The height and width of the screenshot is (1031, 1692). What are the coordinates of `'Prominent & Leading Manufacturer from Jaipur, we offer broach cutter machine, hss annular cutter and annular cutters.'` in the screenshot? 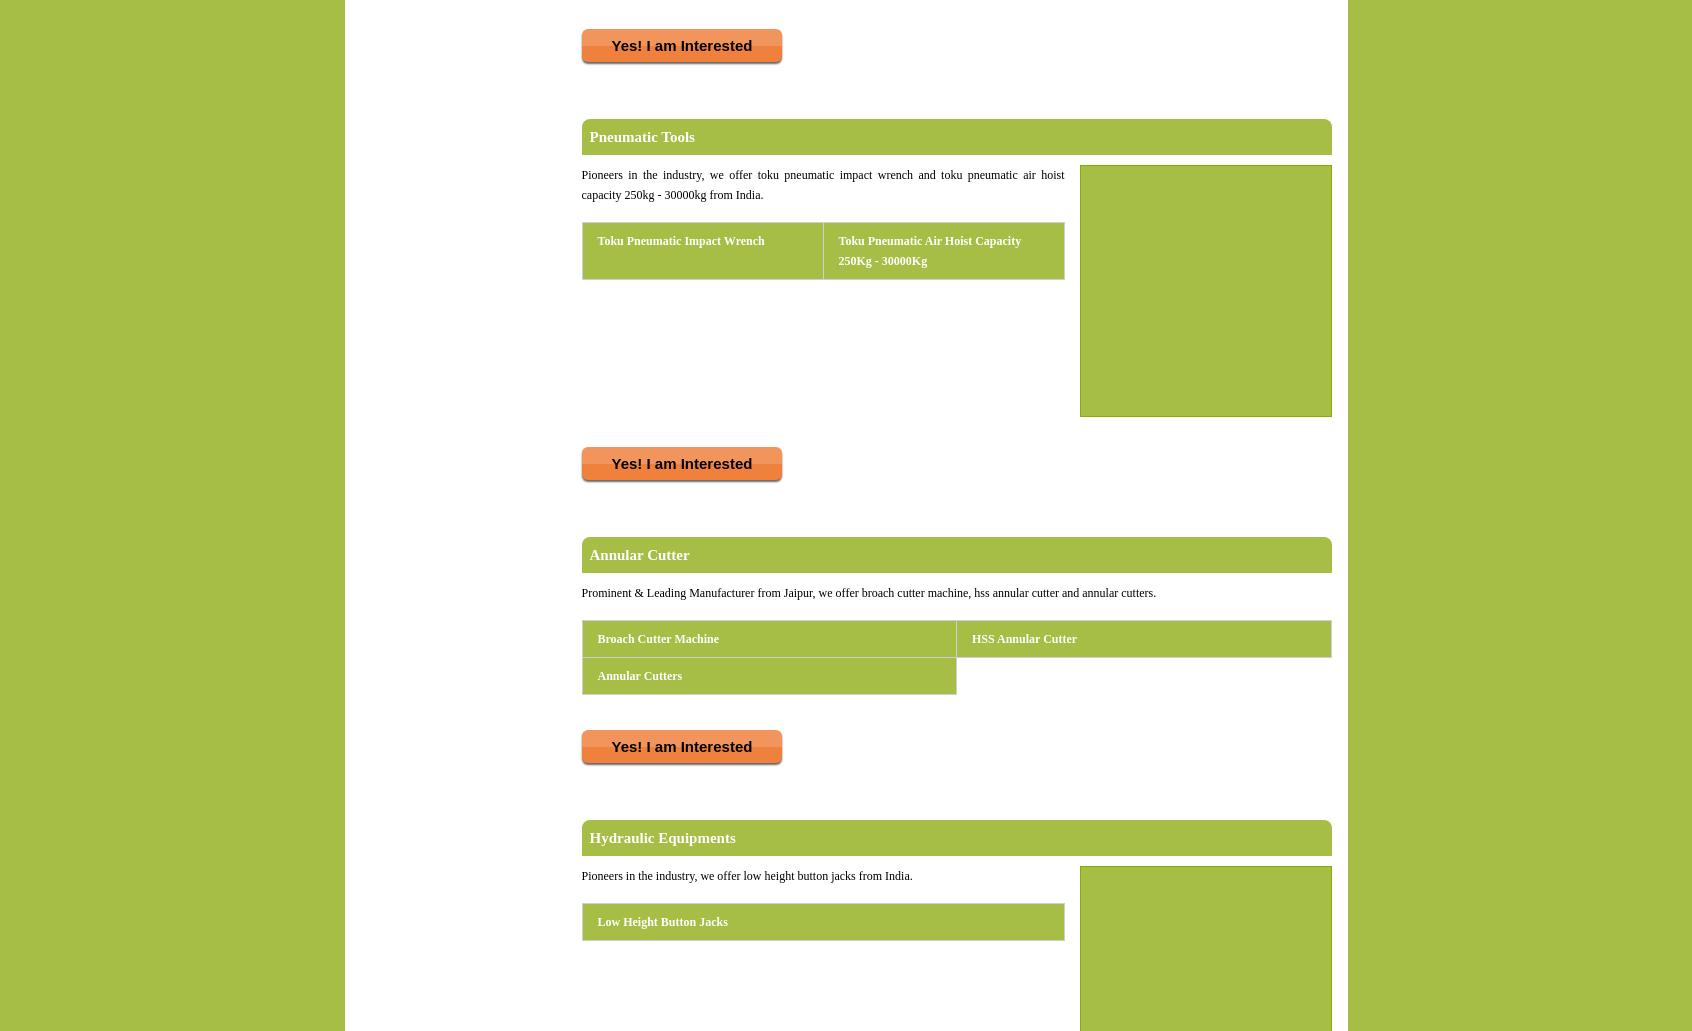 It's located at (867, 592).